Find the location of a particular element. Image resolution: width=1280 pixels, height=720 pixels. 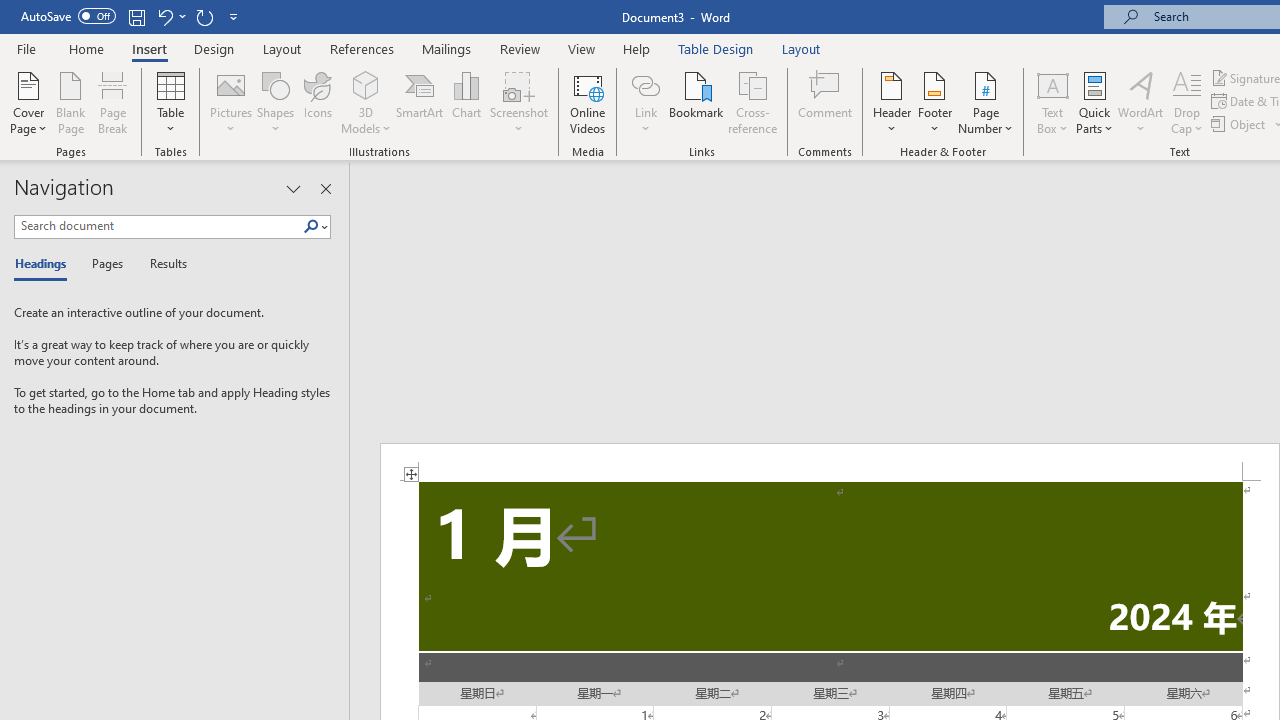

'Design' is located at coordinates (214, 48).